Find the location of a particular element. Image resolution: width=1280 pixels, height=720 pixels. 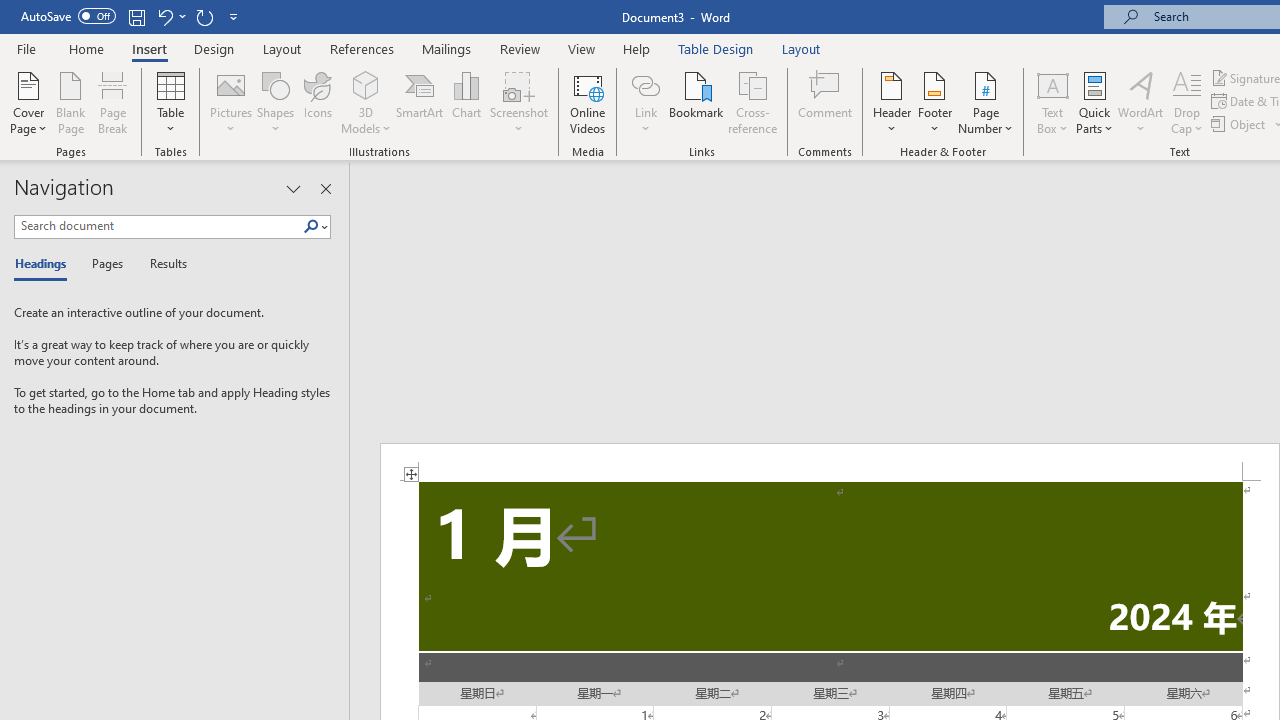

'Design' is located at coordinates (214, 48).